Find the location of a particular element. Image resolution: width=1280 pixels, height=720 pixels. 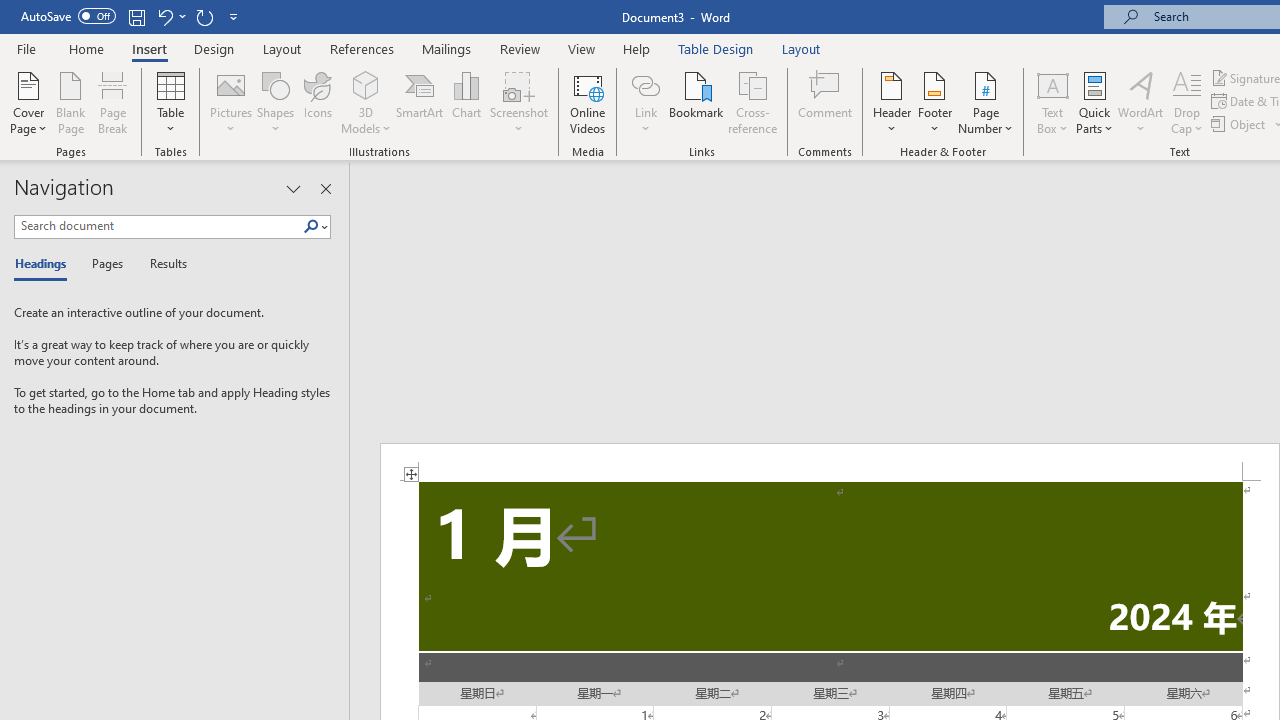

'Design' is located at coordinates (214, 48).